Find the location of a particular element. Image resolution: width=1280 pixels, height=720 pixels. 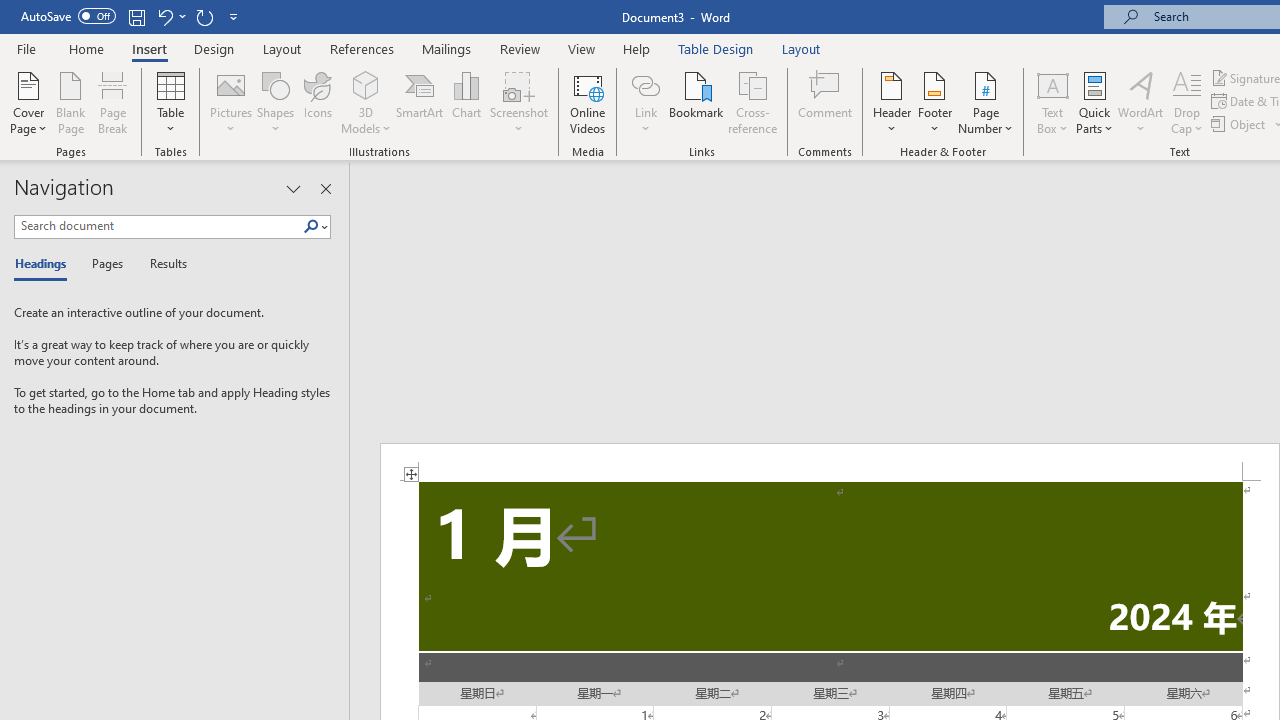

'Design' is located at coordinates (214, 48).